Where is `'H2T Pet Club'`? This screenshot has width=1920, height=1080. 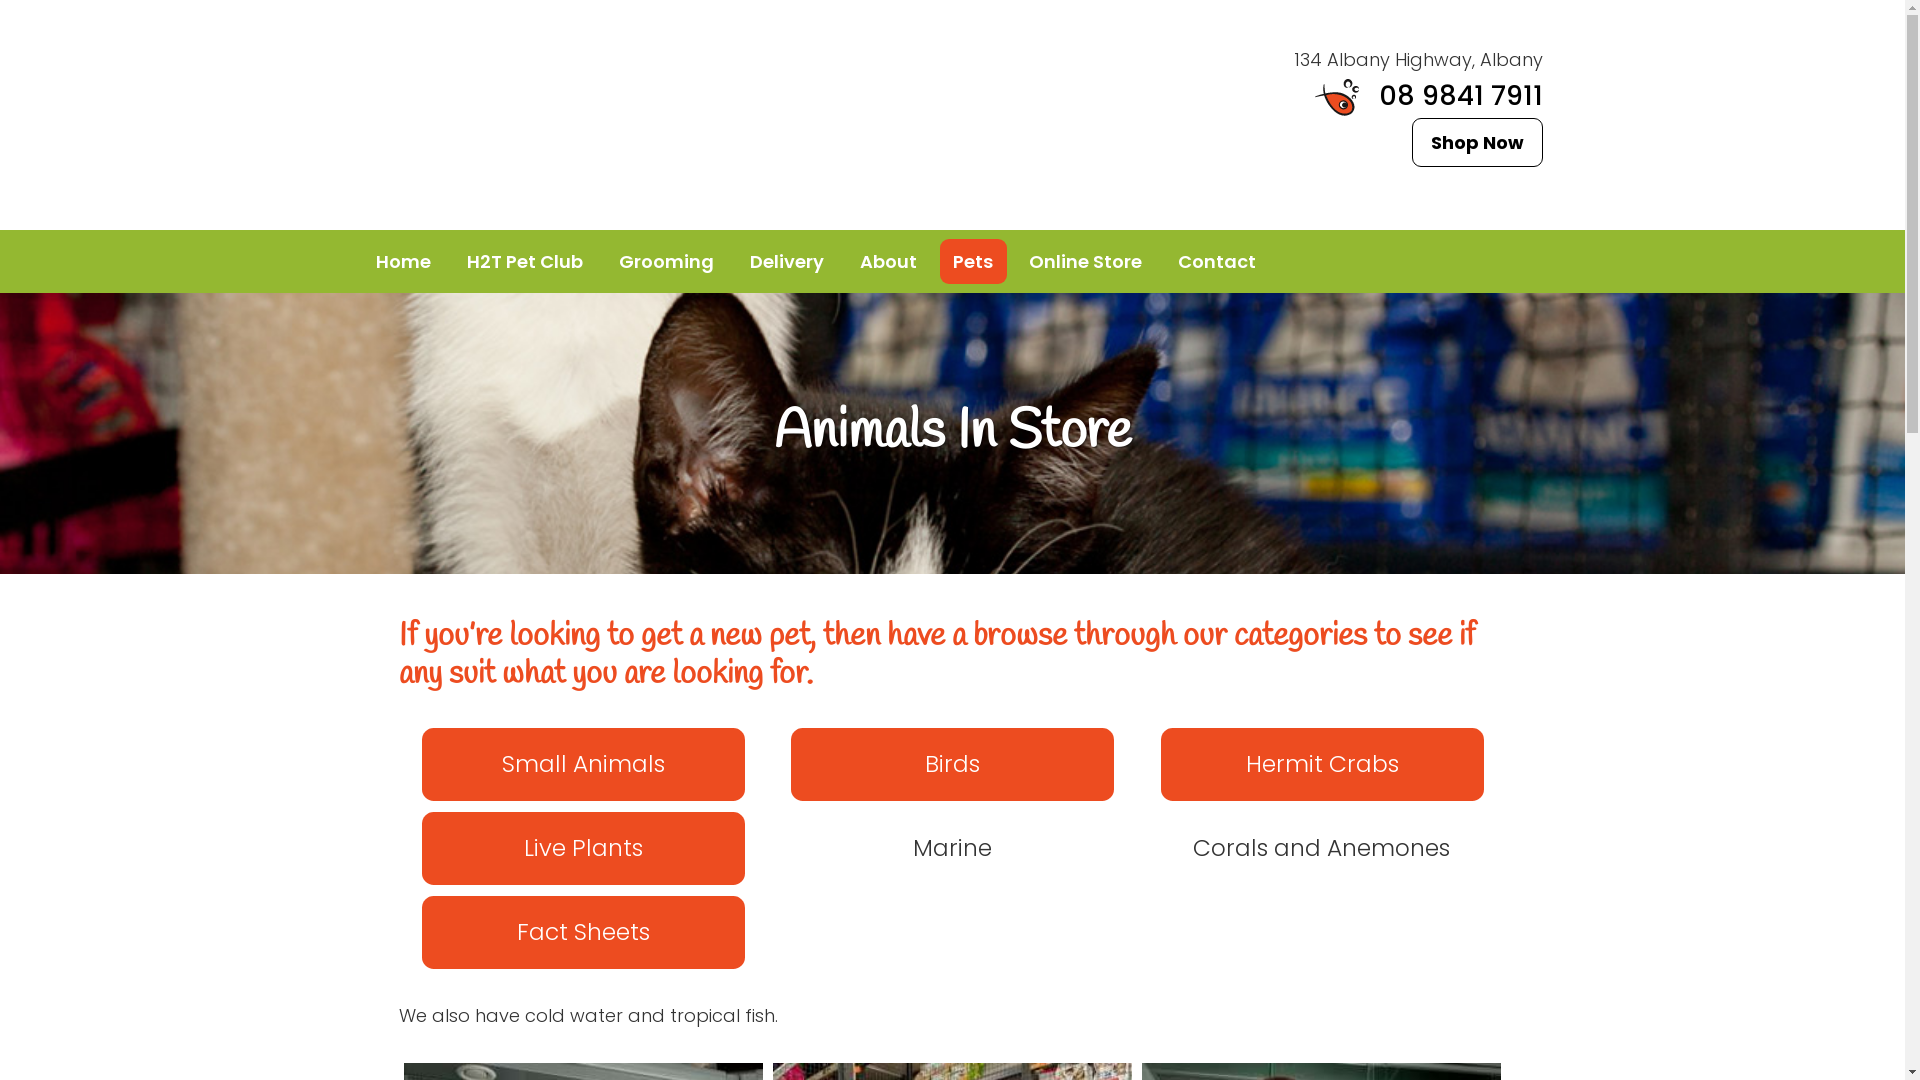
'H2T Pet Club' is located at coordinates (453, 260).